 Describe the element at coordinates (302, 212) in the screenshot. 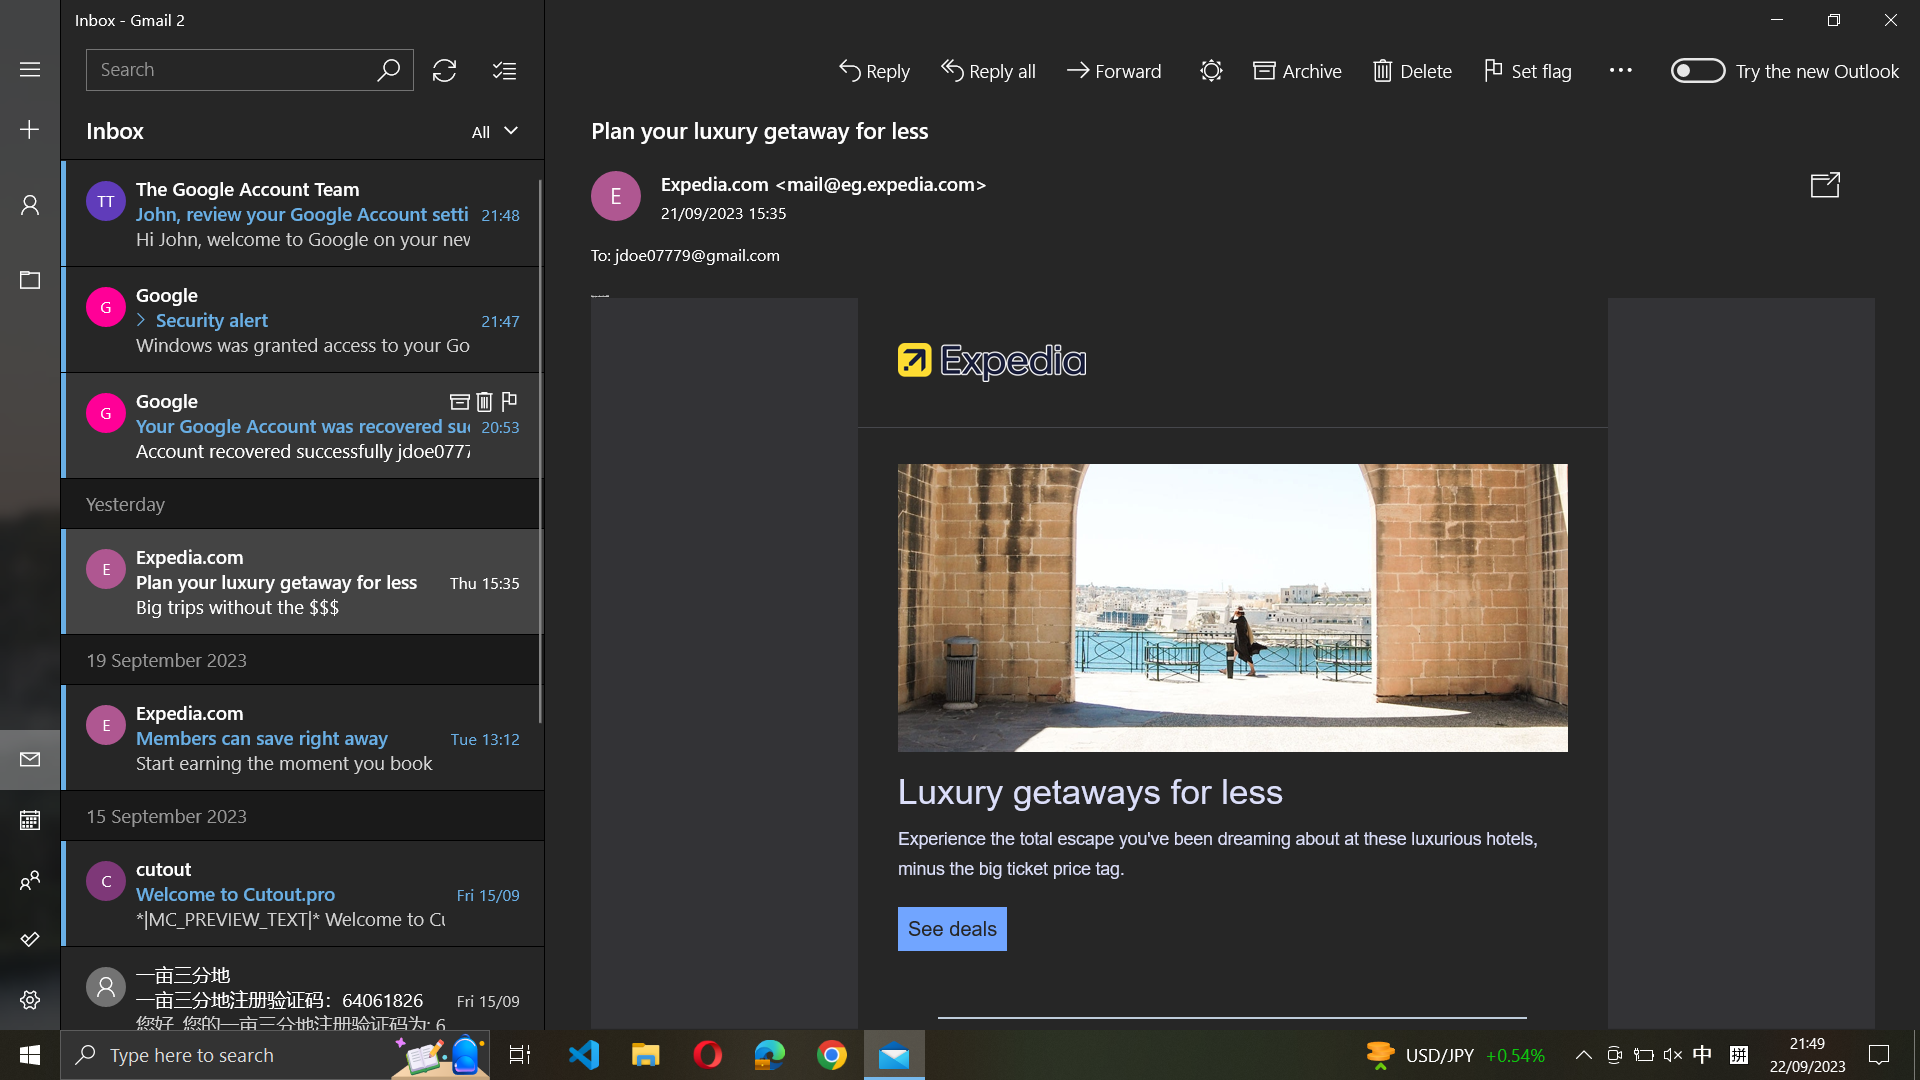

I see `Erase the initial email` at that location.